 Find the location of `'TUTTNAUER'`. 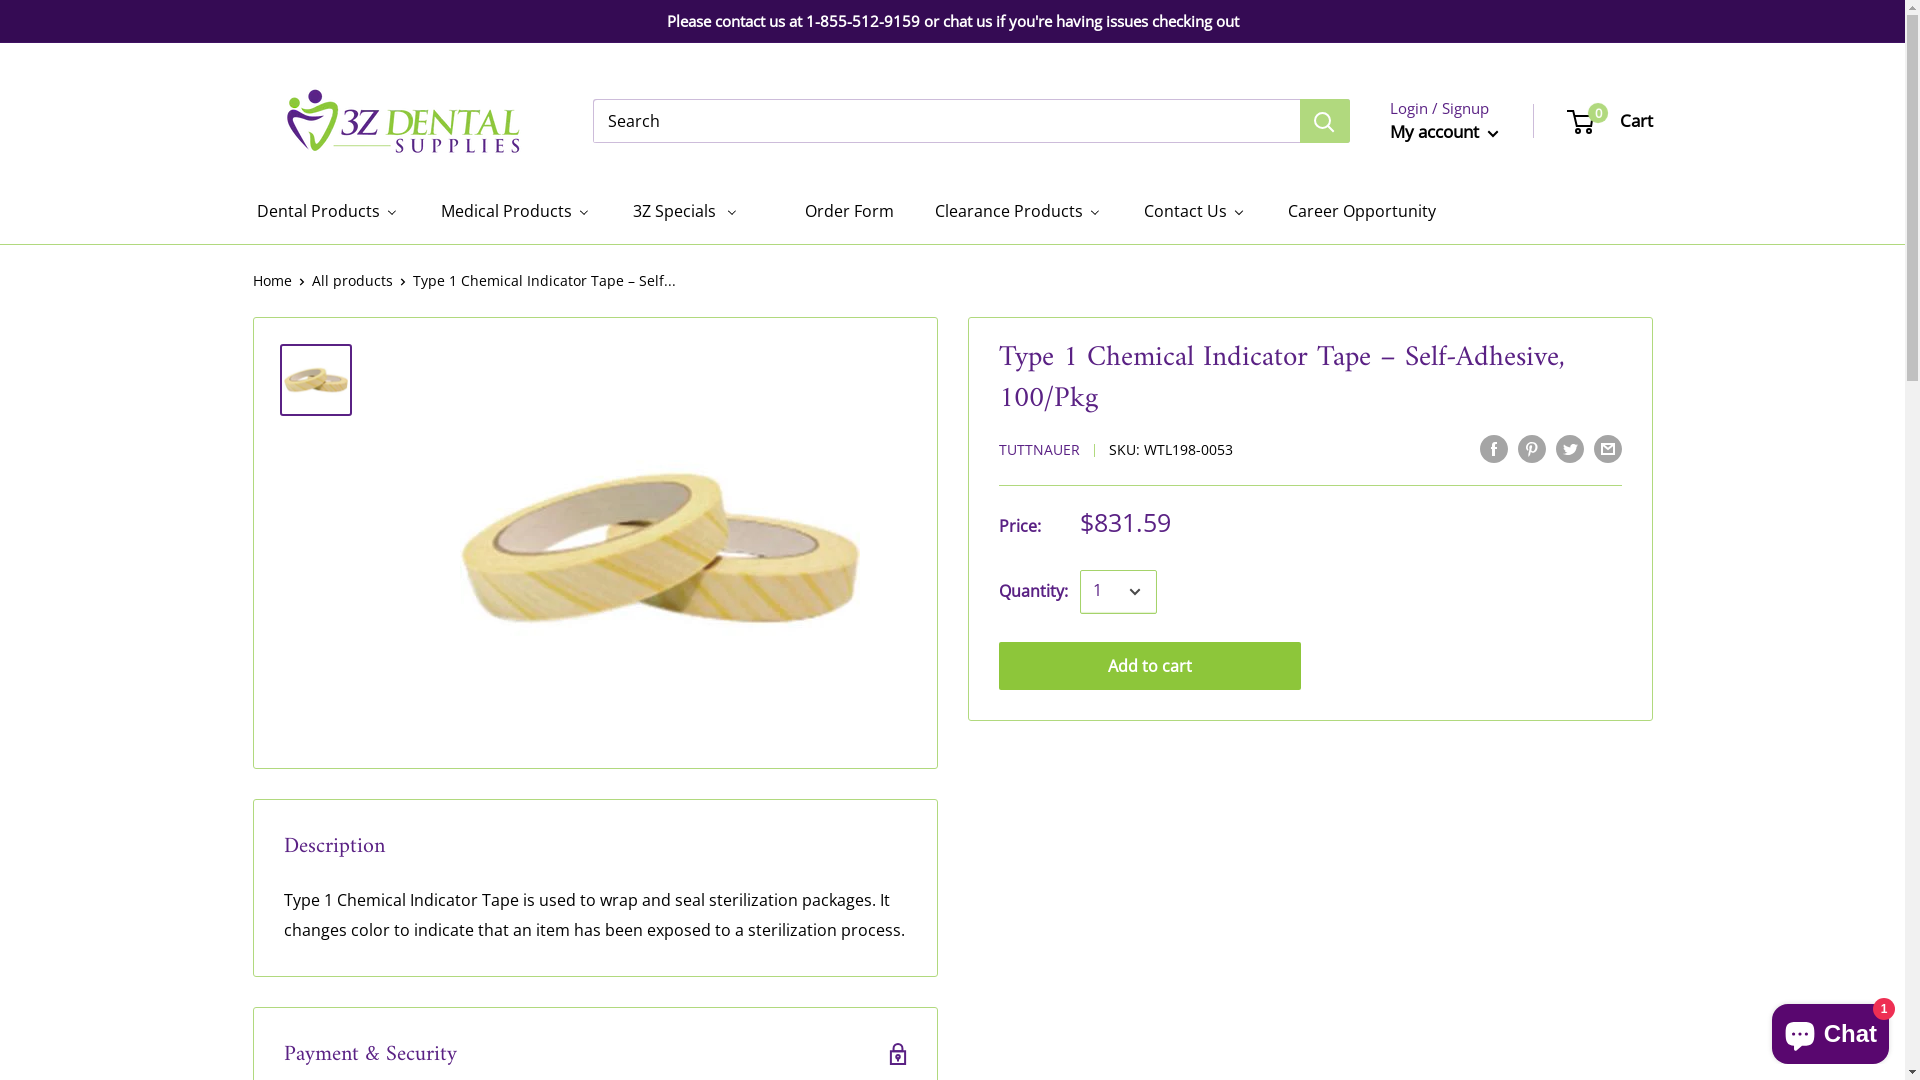

'TUTTNAUER' is located at coordinates (1038, 448).